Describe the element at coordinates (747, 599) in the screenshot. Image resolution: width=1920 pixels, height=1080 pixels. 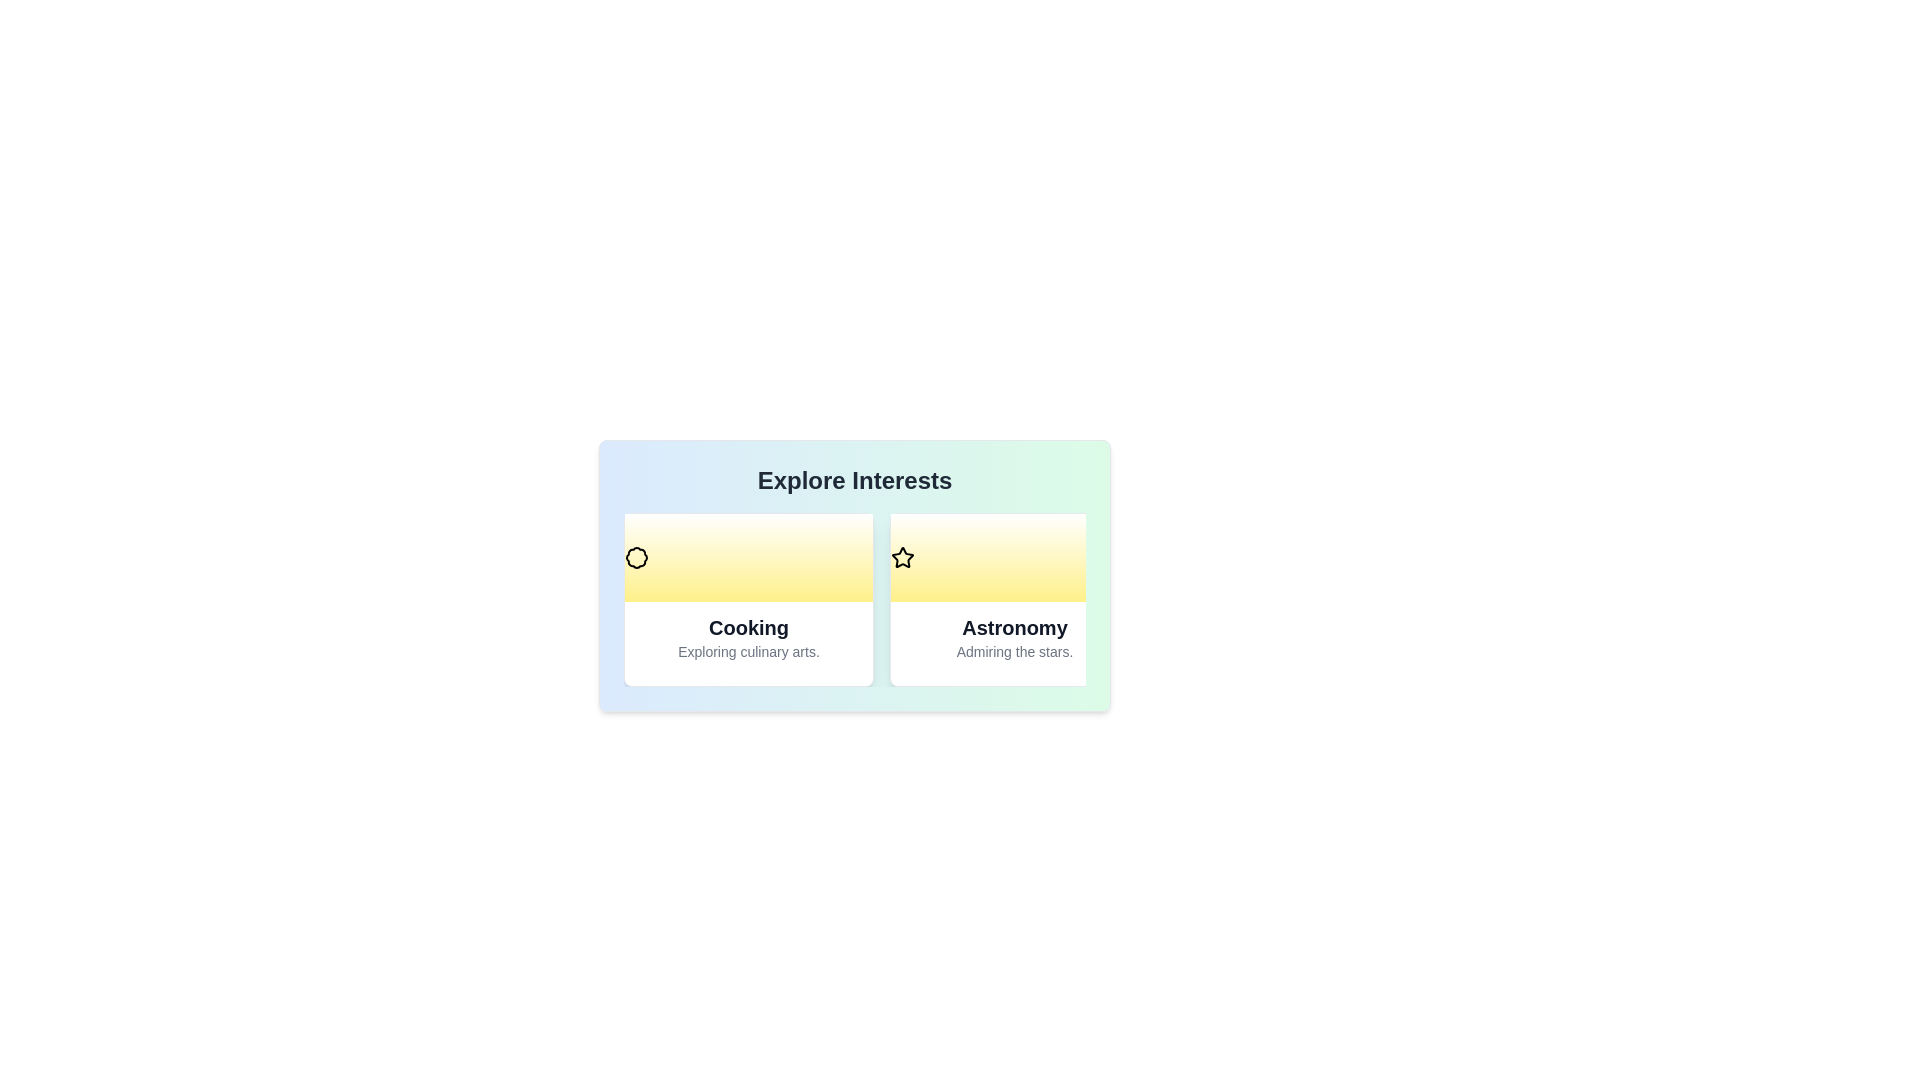
I see `the interest card labeled 'Cooking' to select it` at that location.